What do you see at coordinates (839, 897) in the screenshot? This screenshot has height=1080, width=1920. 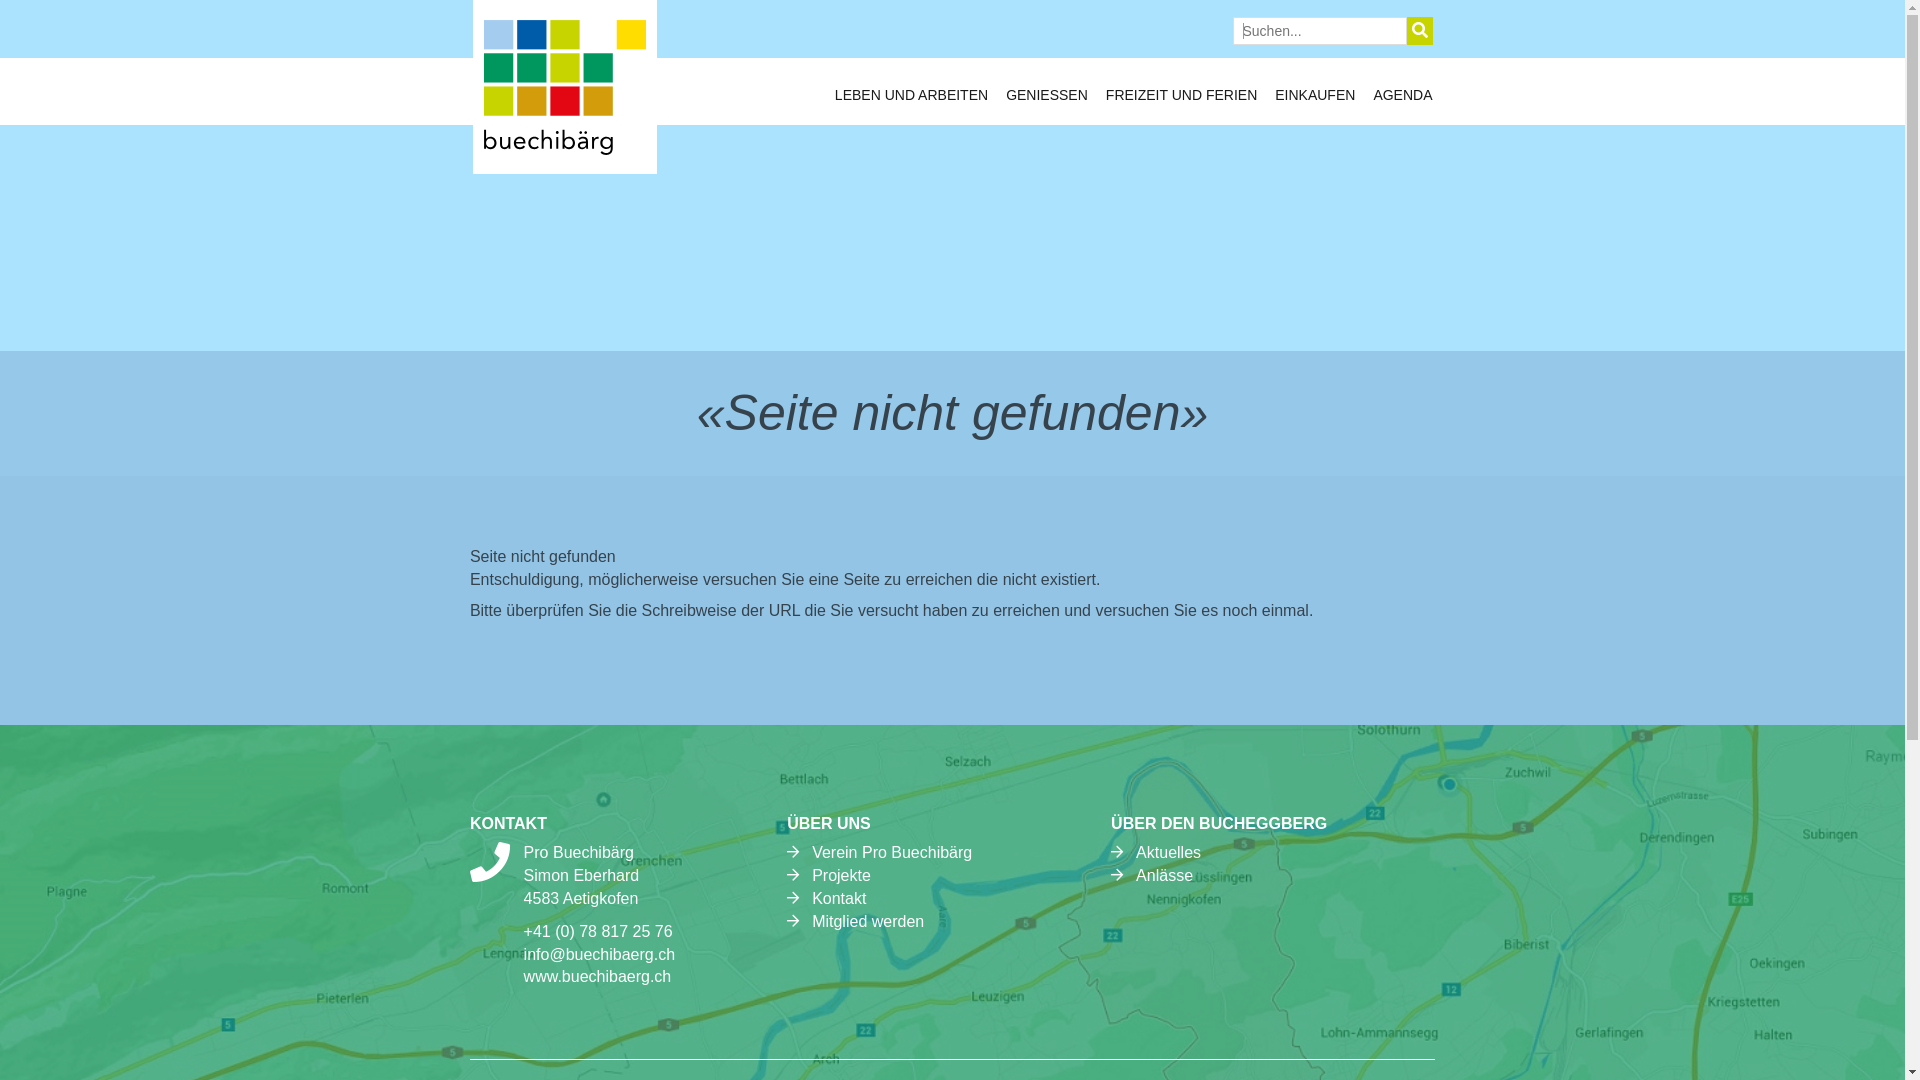 I see `'Kontakt'` at bounding box center [839, 897].